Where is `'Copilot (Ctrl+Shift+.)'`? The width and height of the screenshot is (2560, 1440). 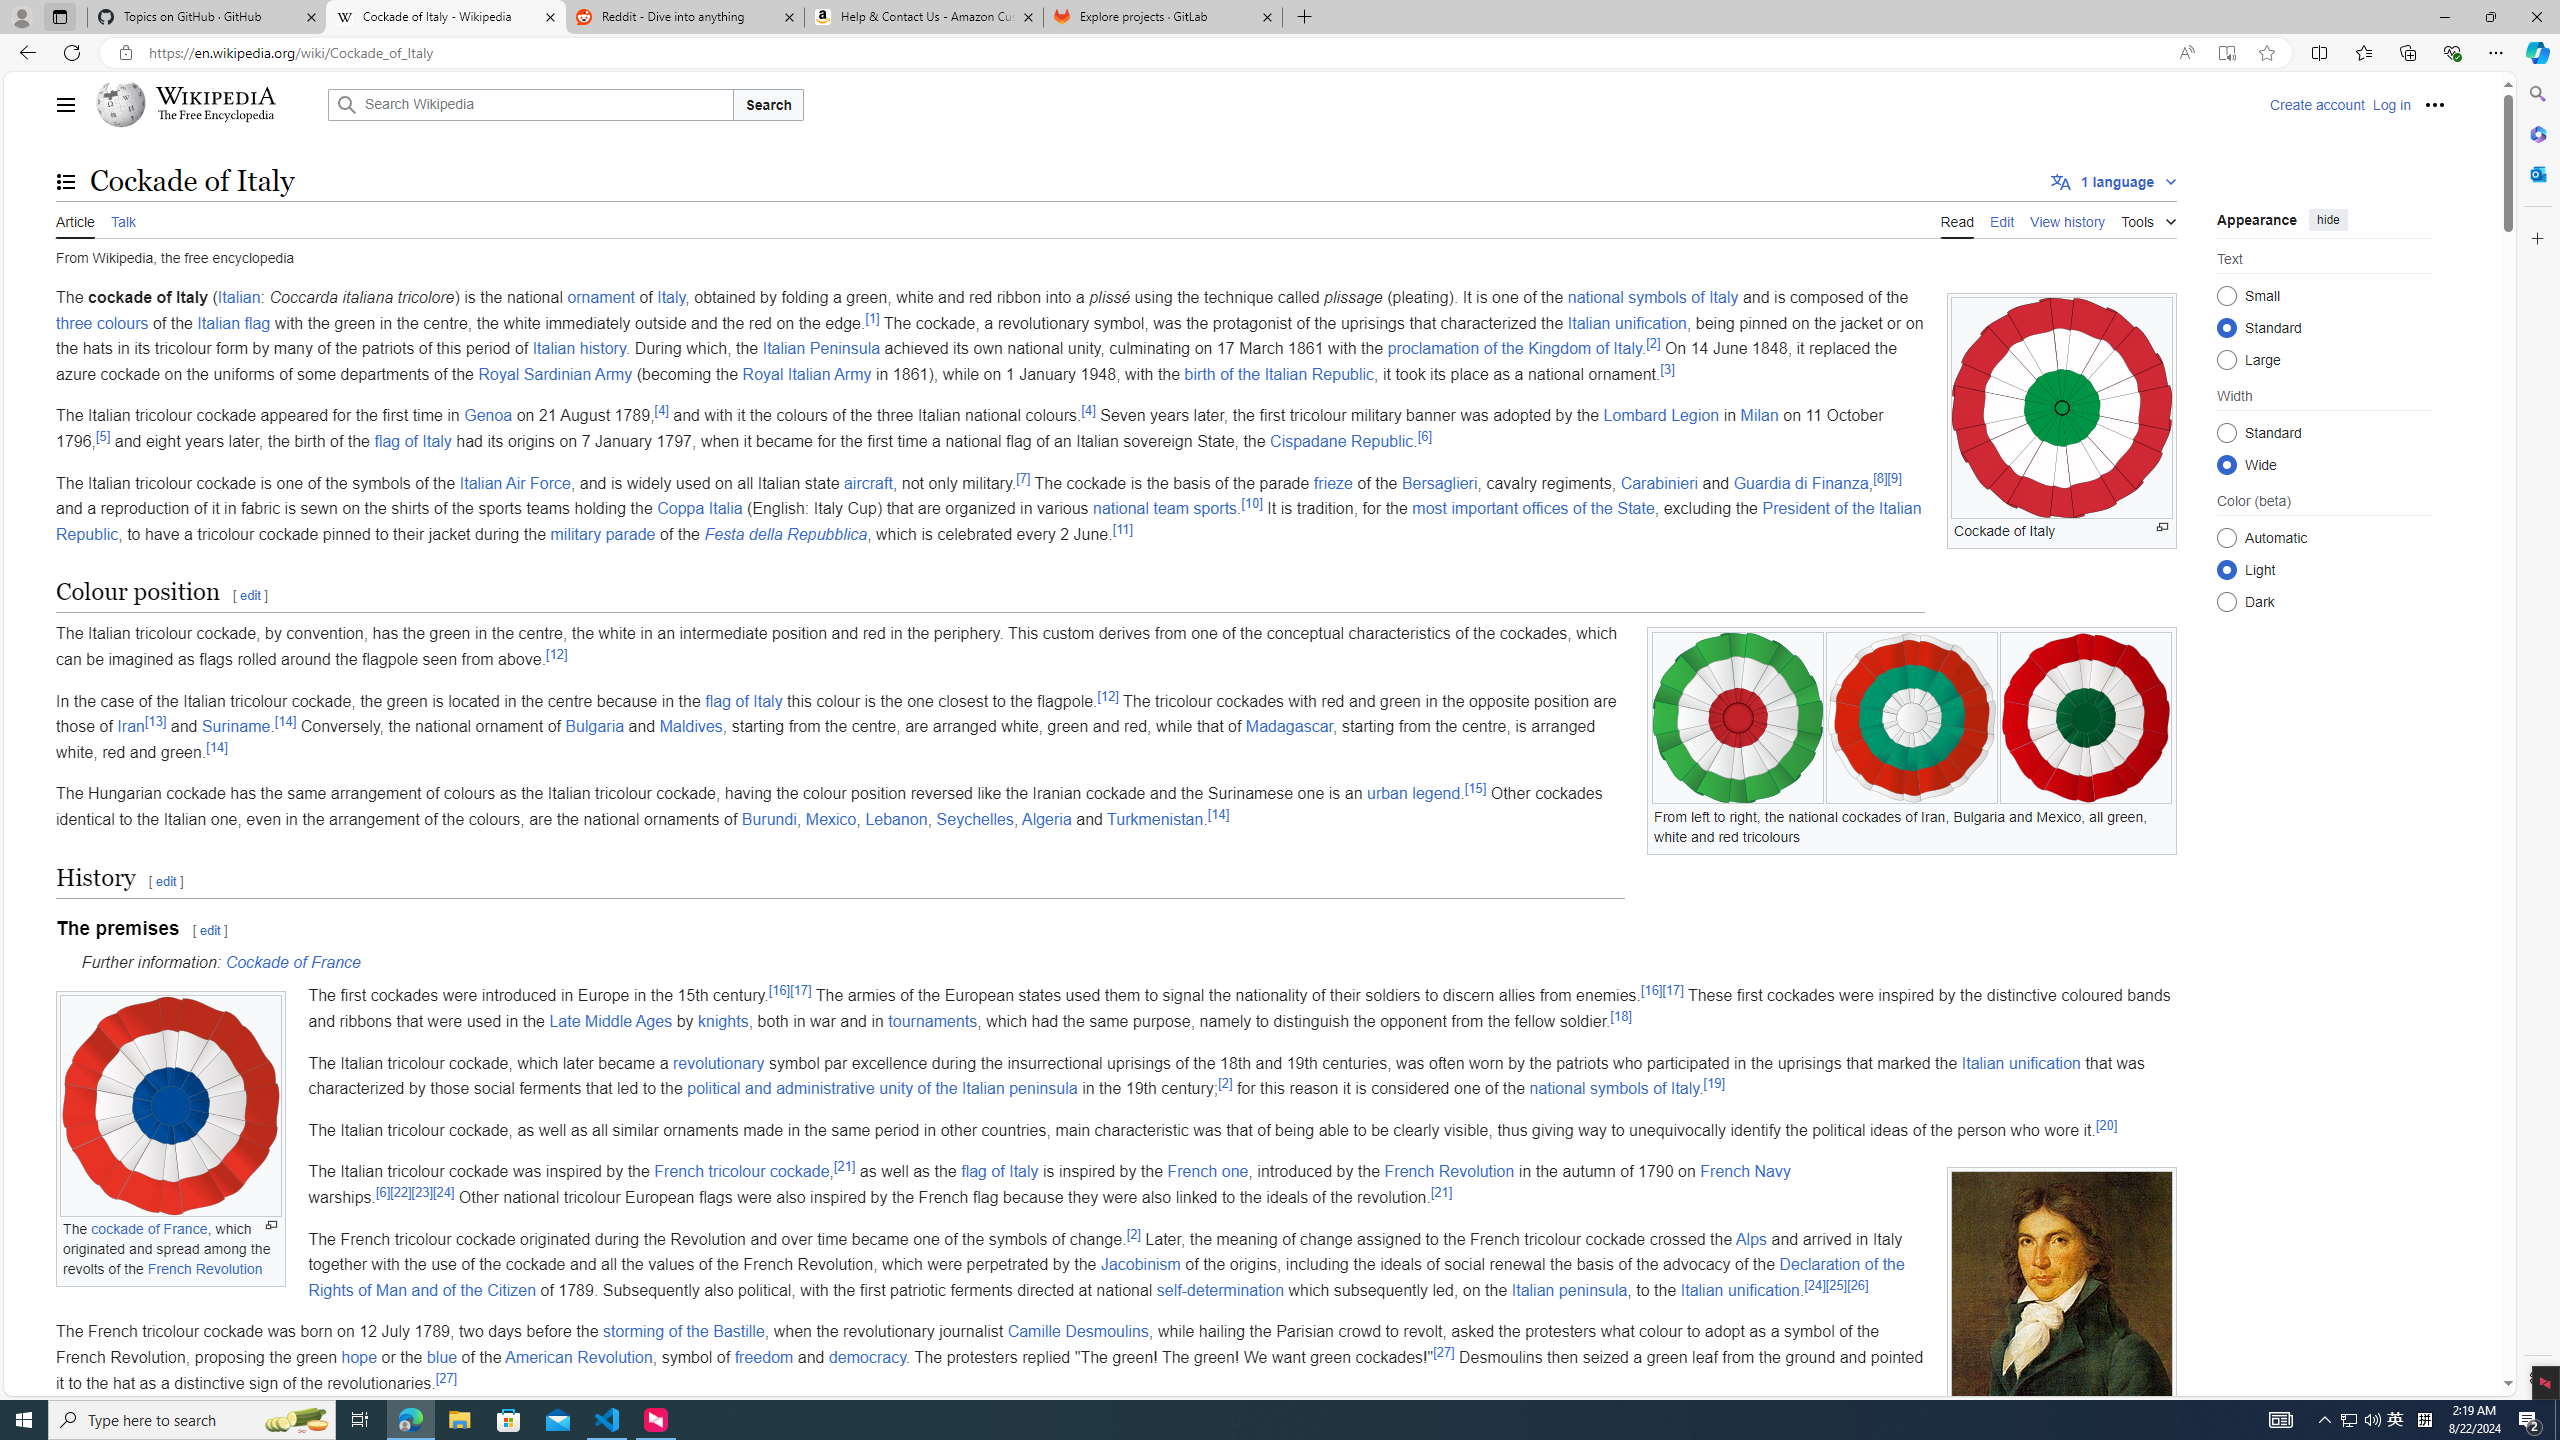 'Copilot (Ctrl+Shift+.)' is located at coordinates (2535, 51).